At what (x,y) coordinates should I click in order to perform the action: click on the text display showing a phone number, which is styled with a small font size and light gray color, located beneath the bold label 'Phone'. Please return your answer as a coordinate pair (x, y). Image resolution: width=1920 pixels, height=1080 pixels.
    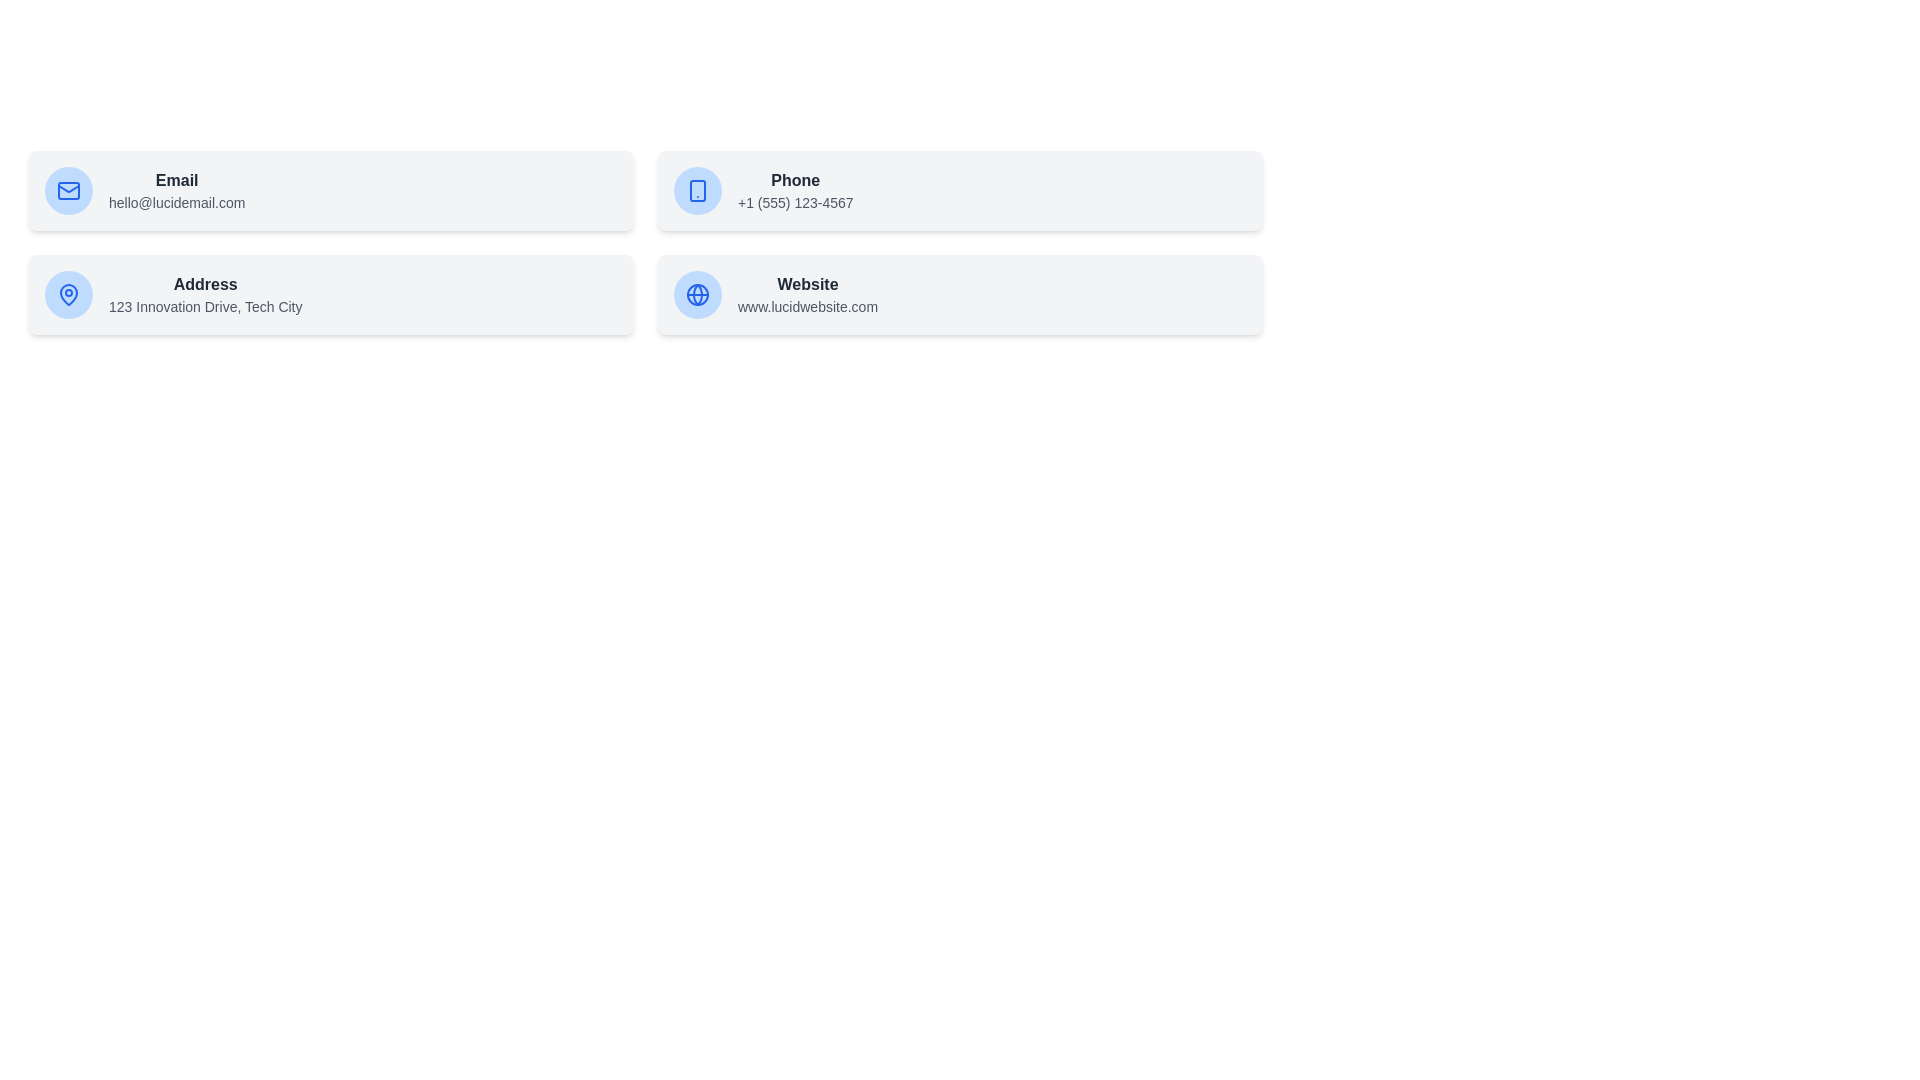
    Looking at the image, I should click on (794, 203).